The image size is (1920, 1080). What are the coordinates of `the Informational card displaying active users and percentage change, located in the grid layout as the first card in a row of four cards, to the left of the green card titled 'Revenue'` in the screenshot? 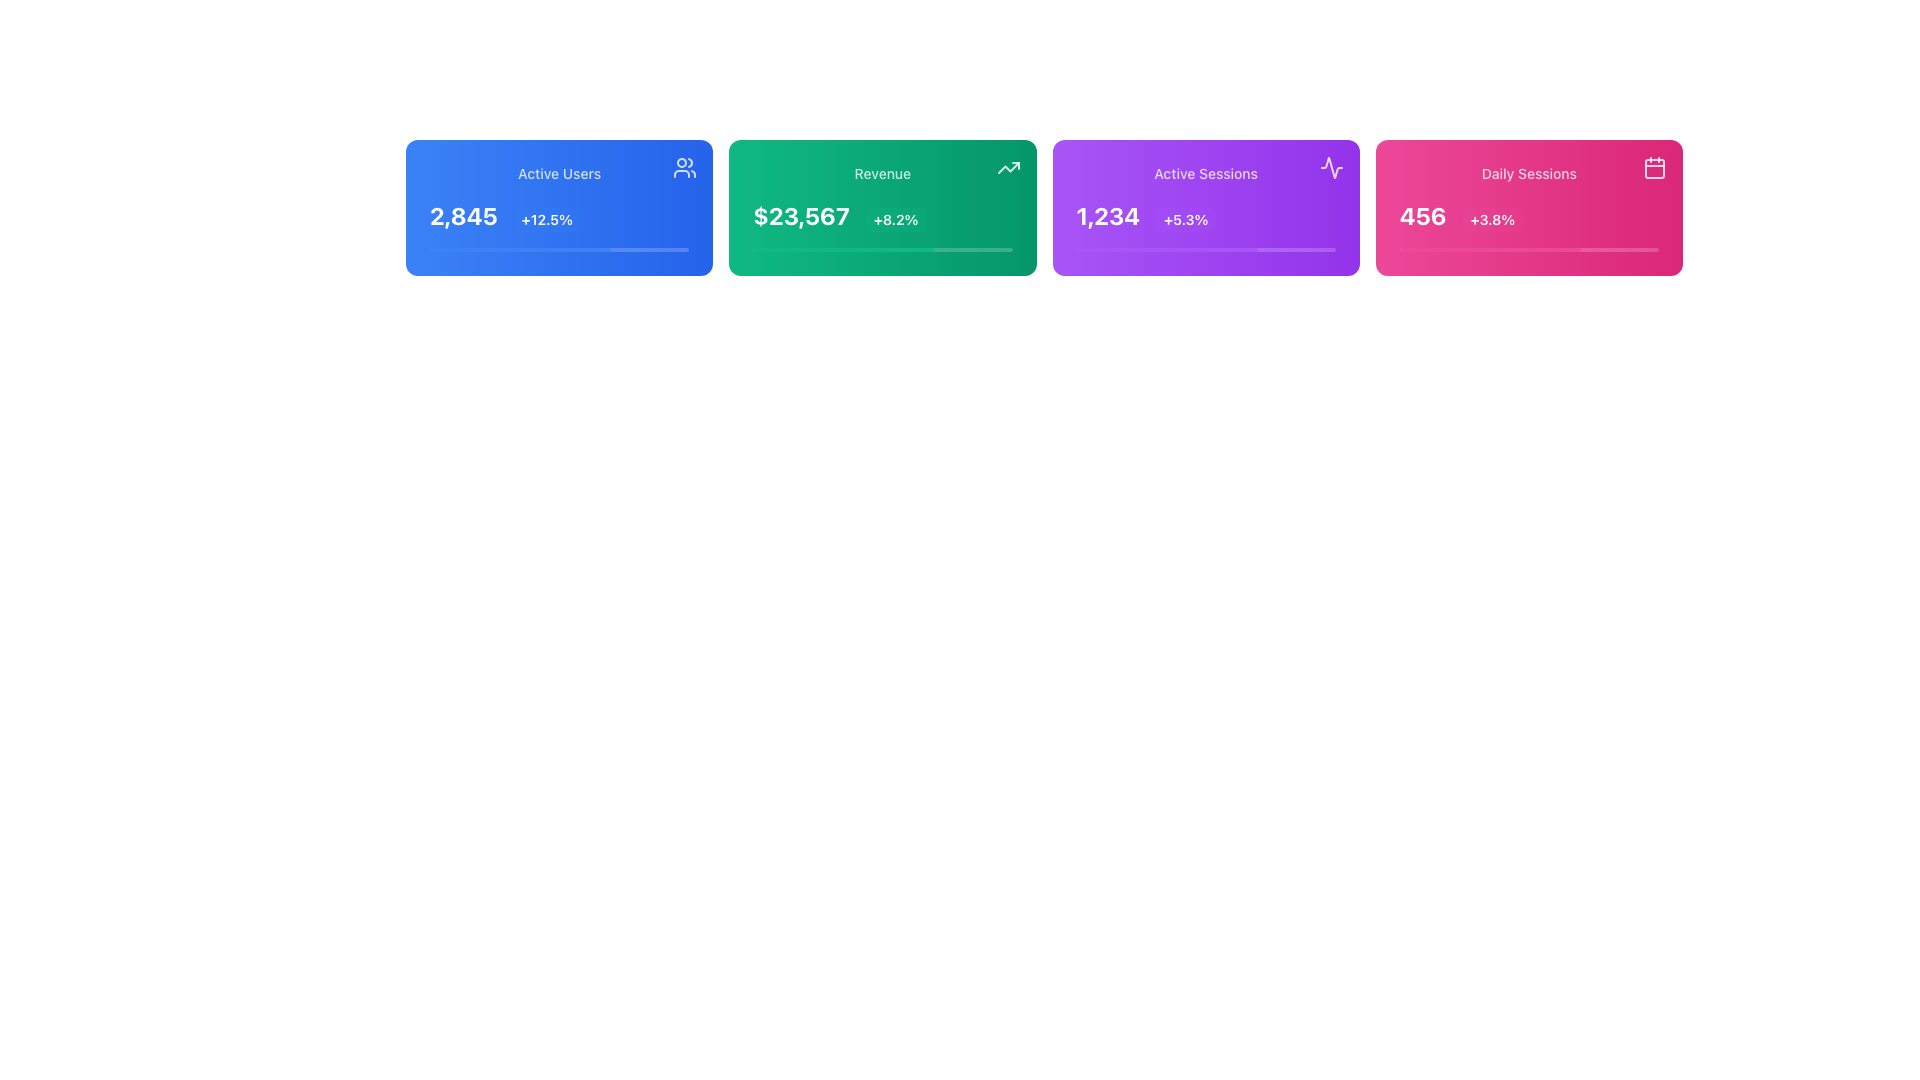 It's located at (559, 208).